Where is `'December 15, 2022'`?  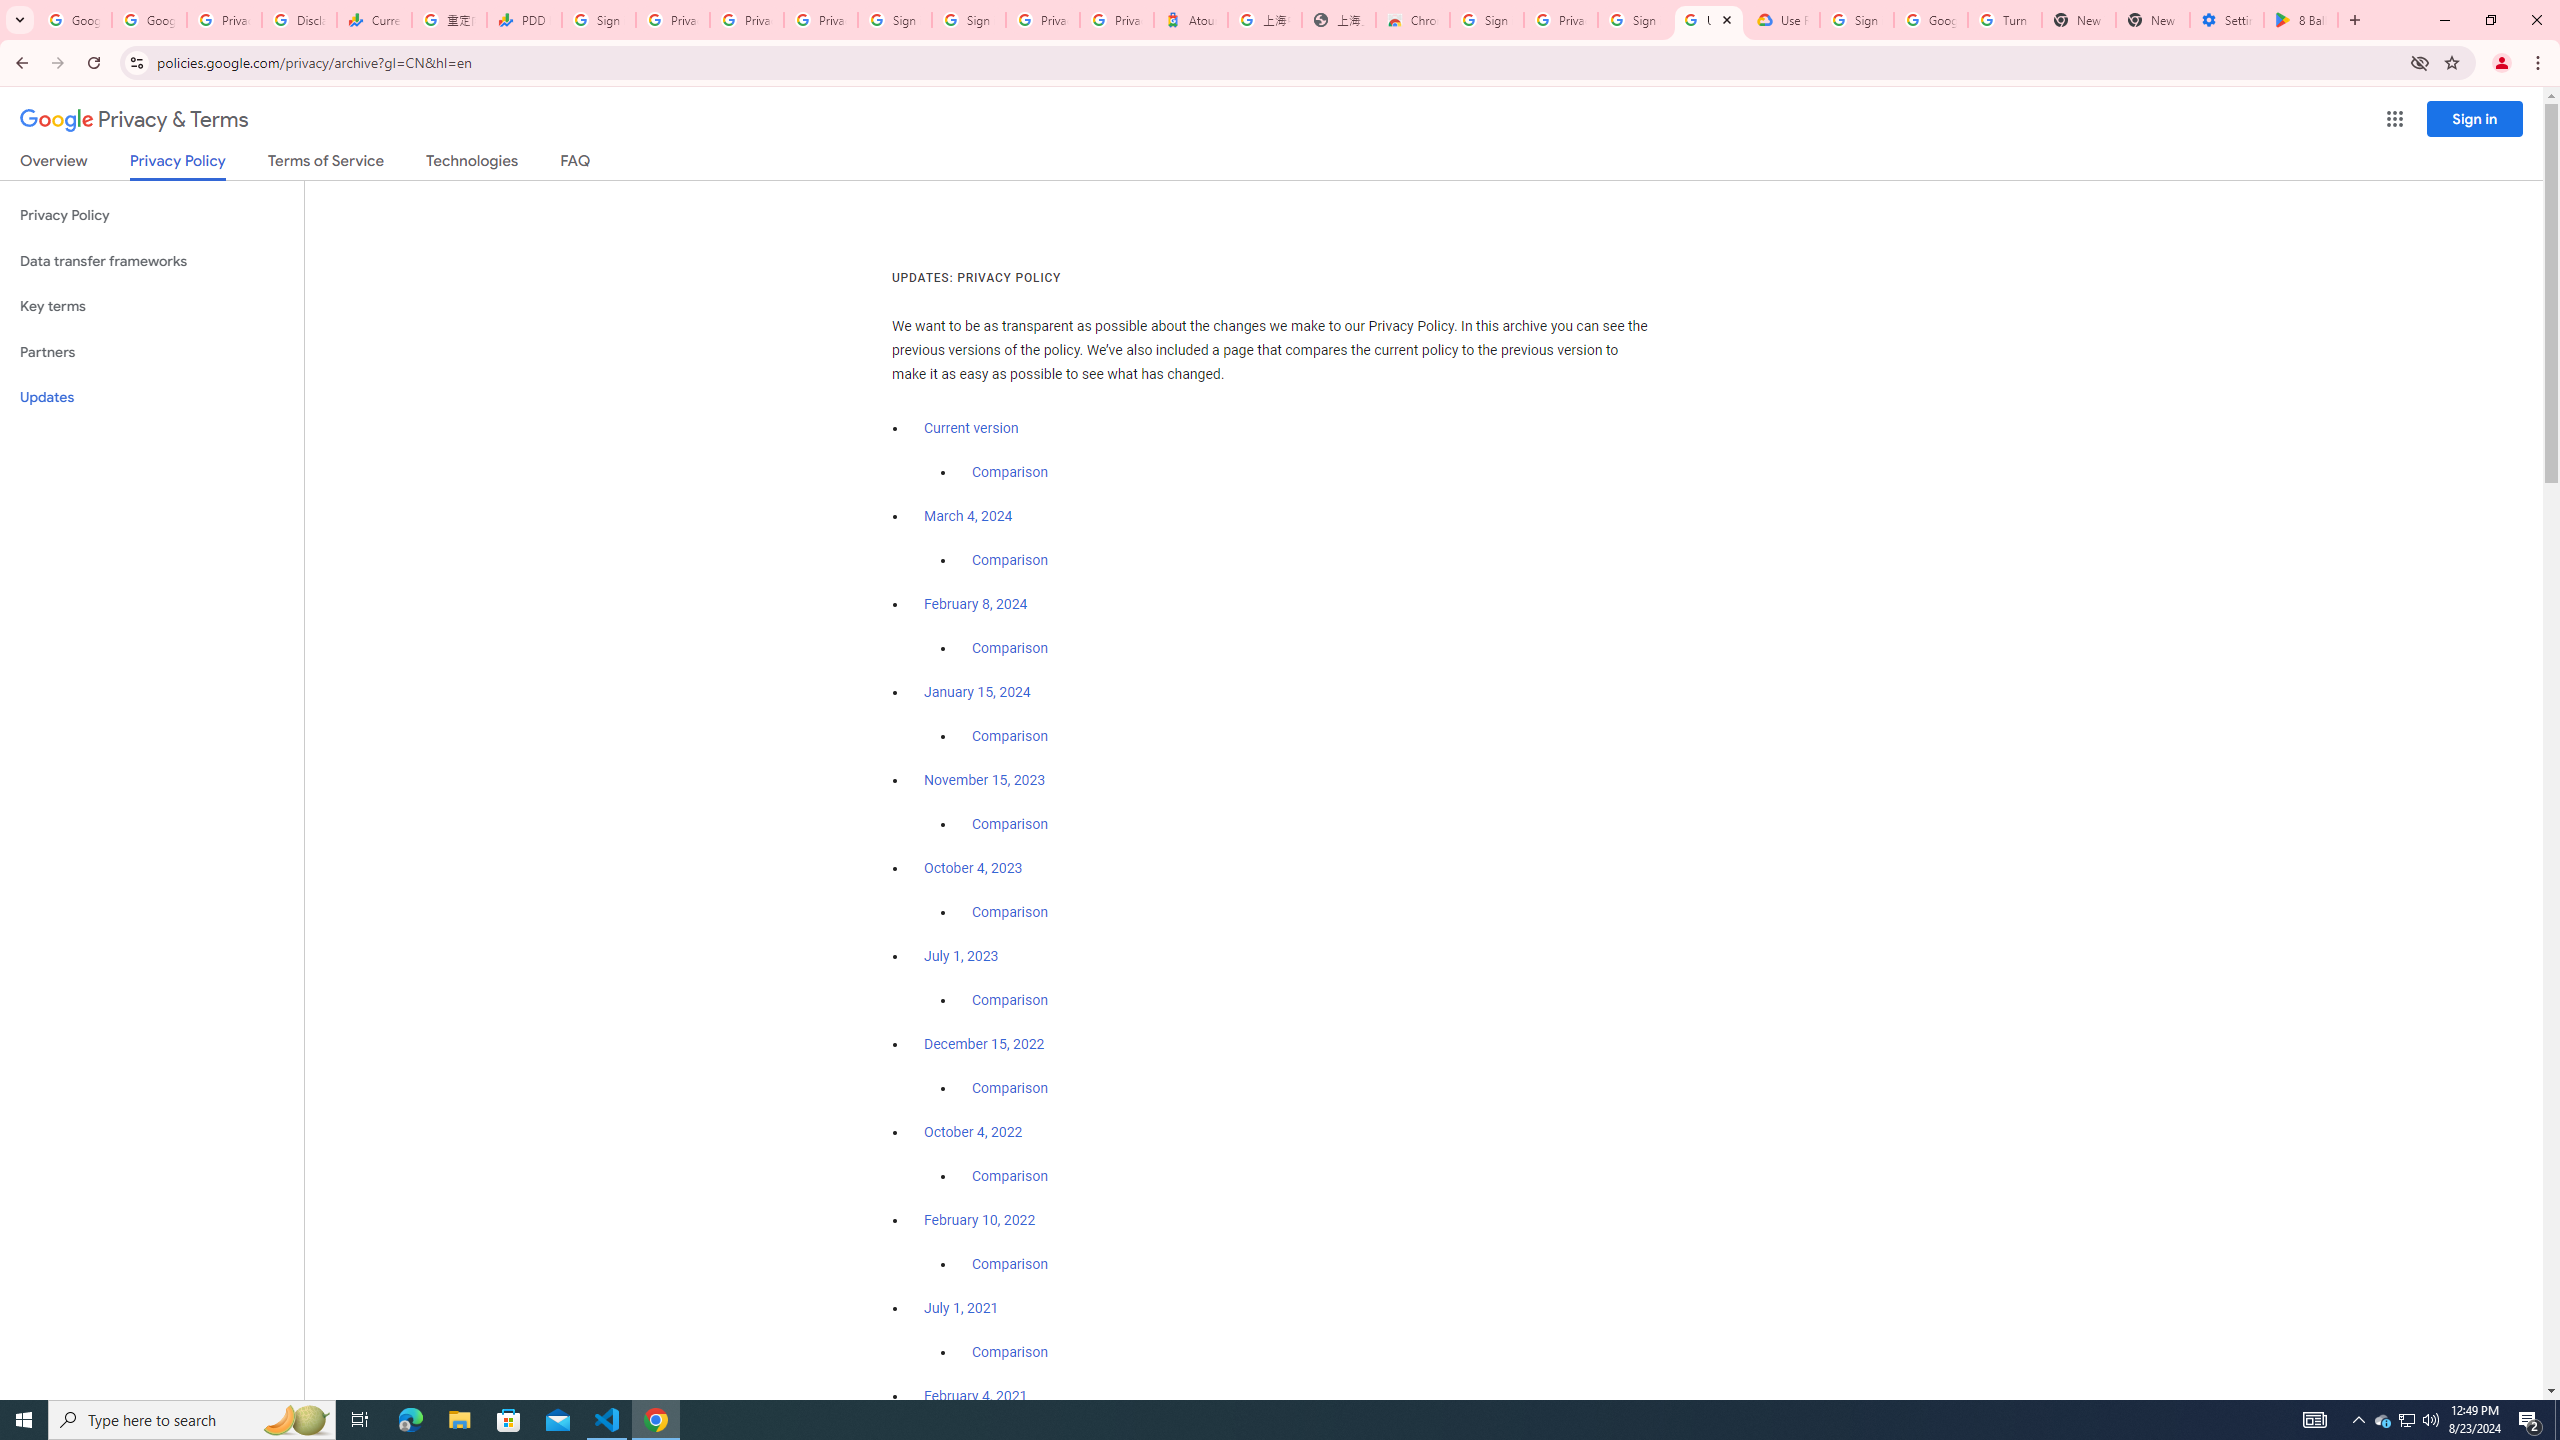 'December 15, 2022' is located at coordinates (983, 1043).